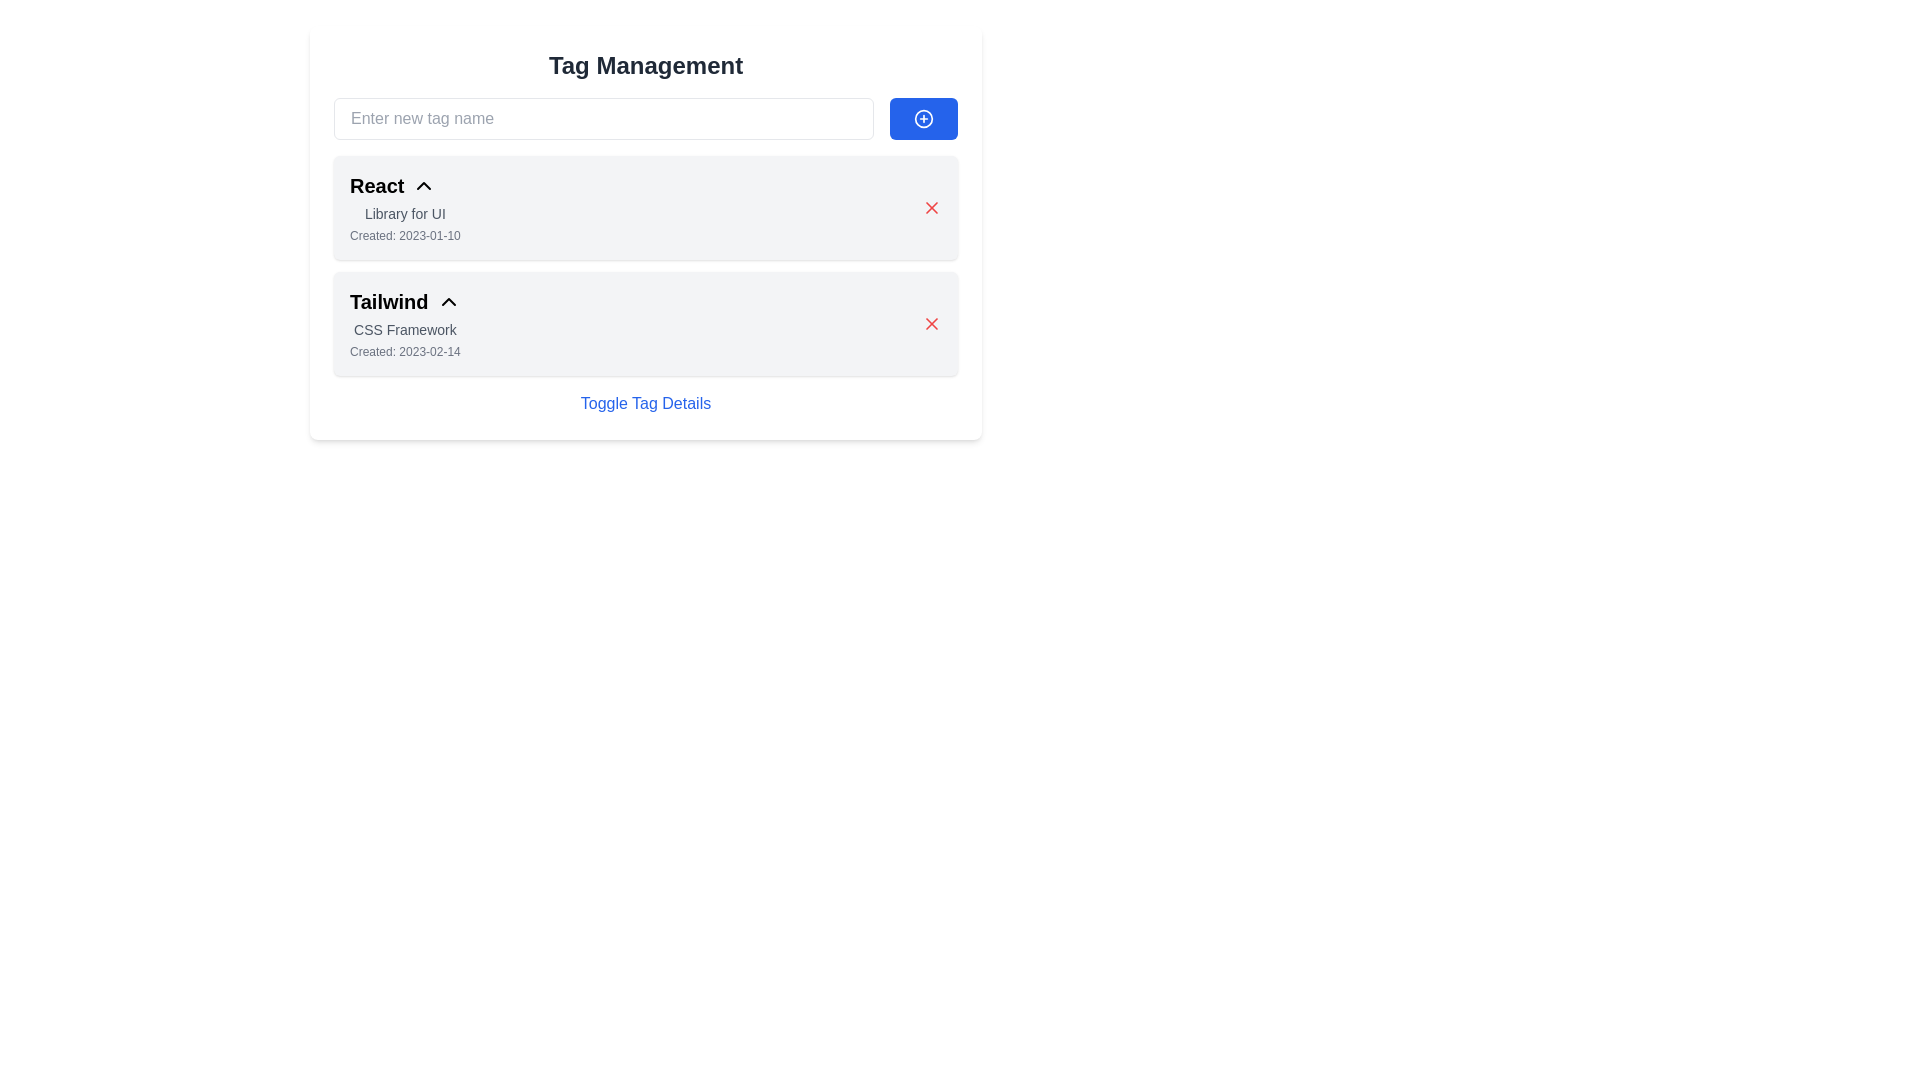 This screenshot has height=1080, width=1920. What do you see at coordinates (404, 301) in the screenshot?
I see `the 'Tailwind' Text Header which is styled in a bold, large font and aligned with a small arrow symbol to its right, located below the 'React' section` at bounding box center [404, 301].